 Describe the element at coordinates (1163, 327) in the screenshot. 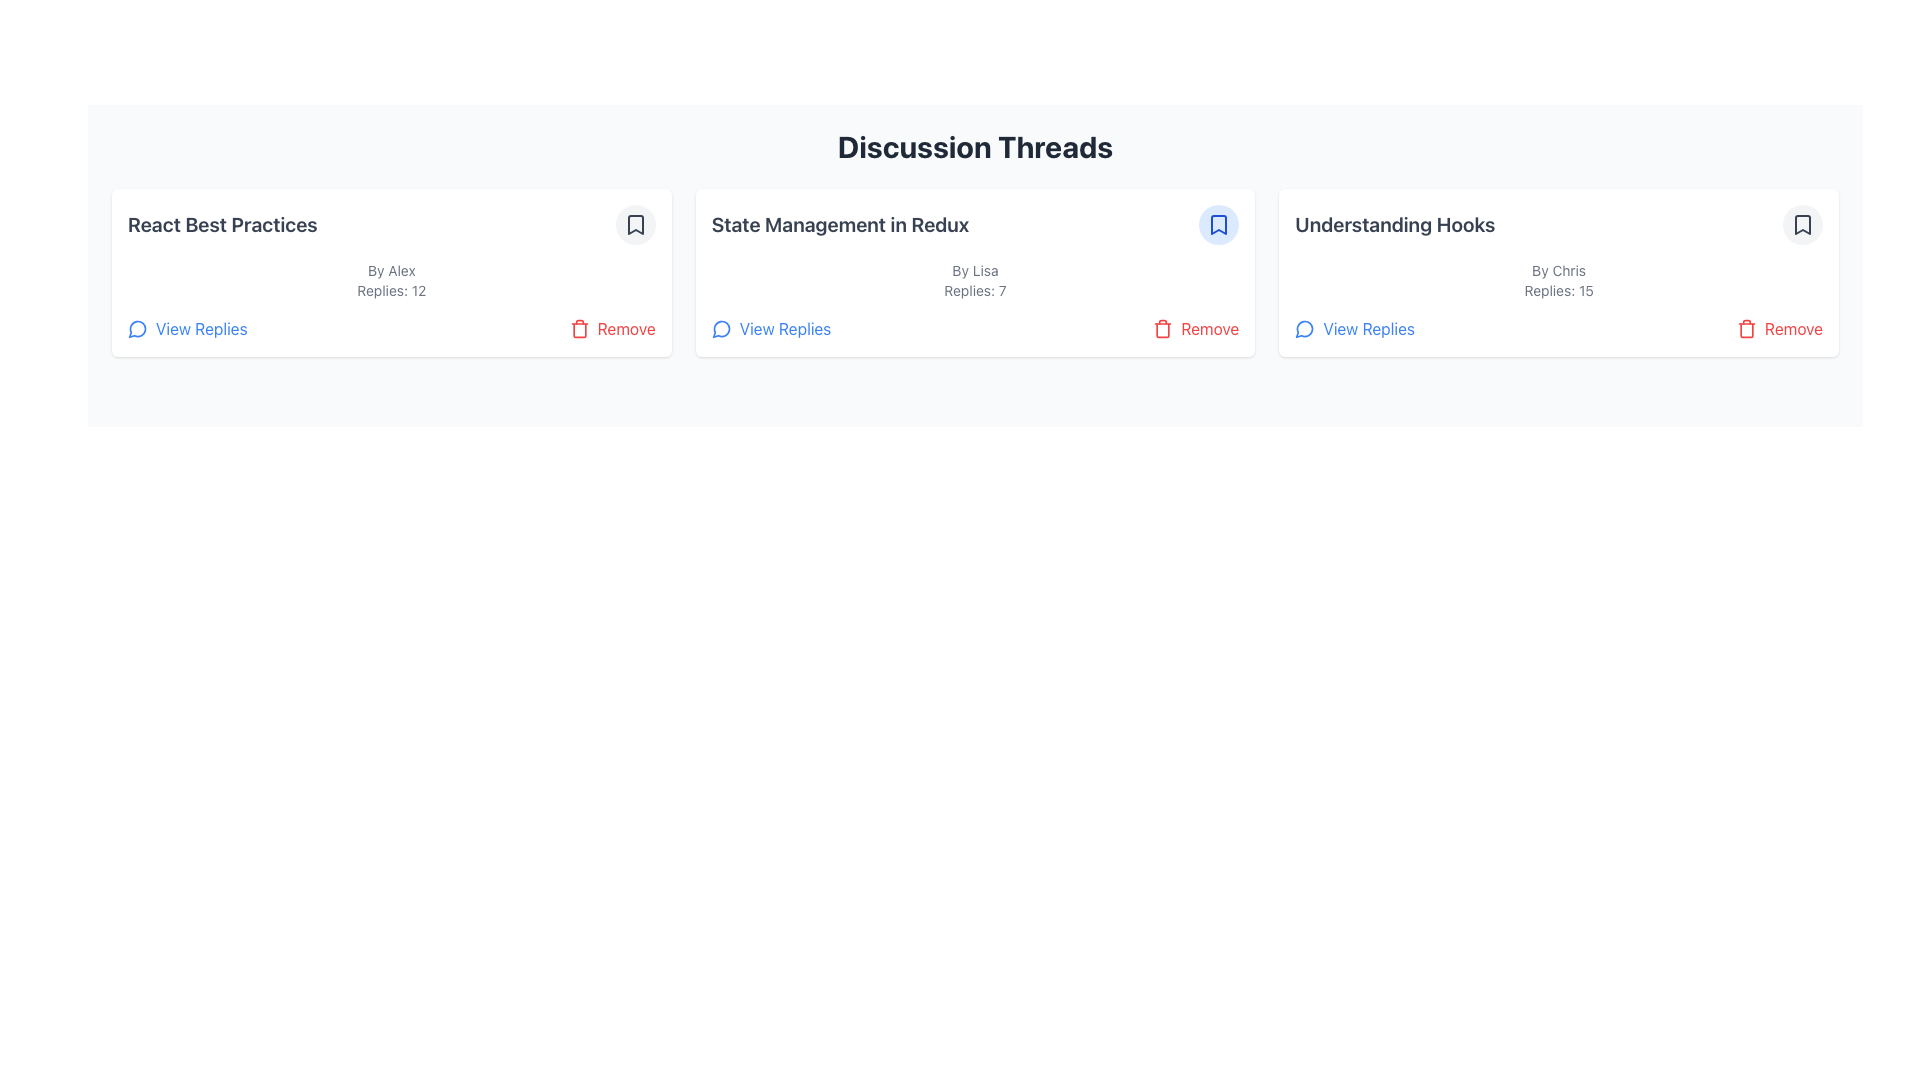

I see `the vivid red trash bin icon located at the bottom-right corner of the 'State Management in Redux' discussion card to initiate a removal action` at that location.